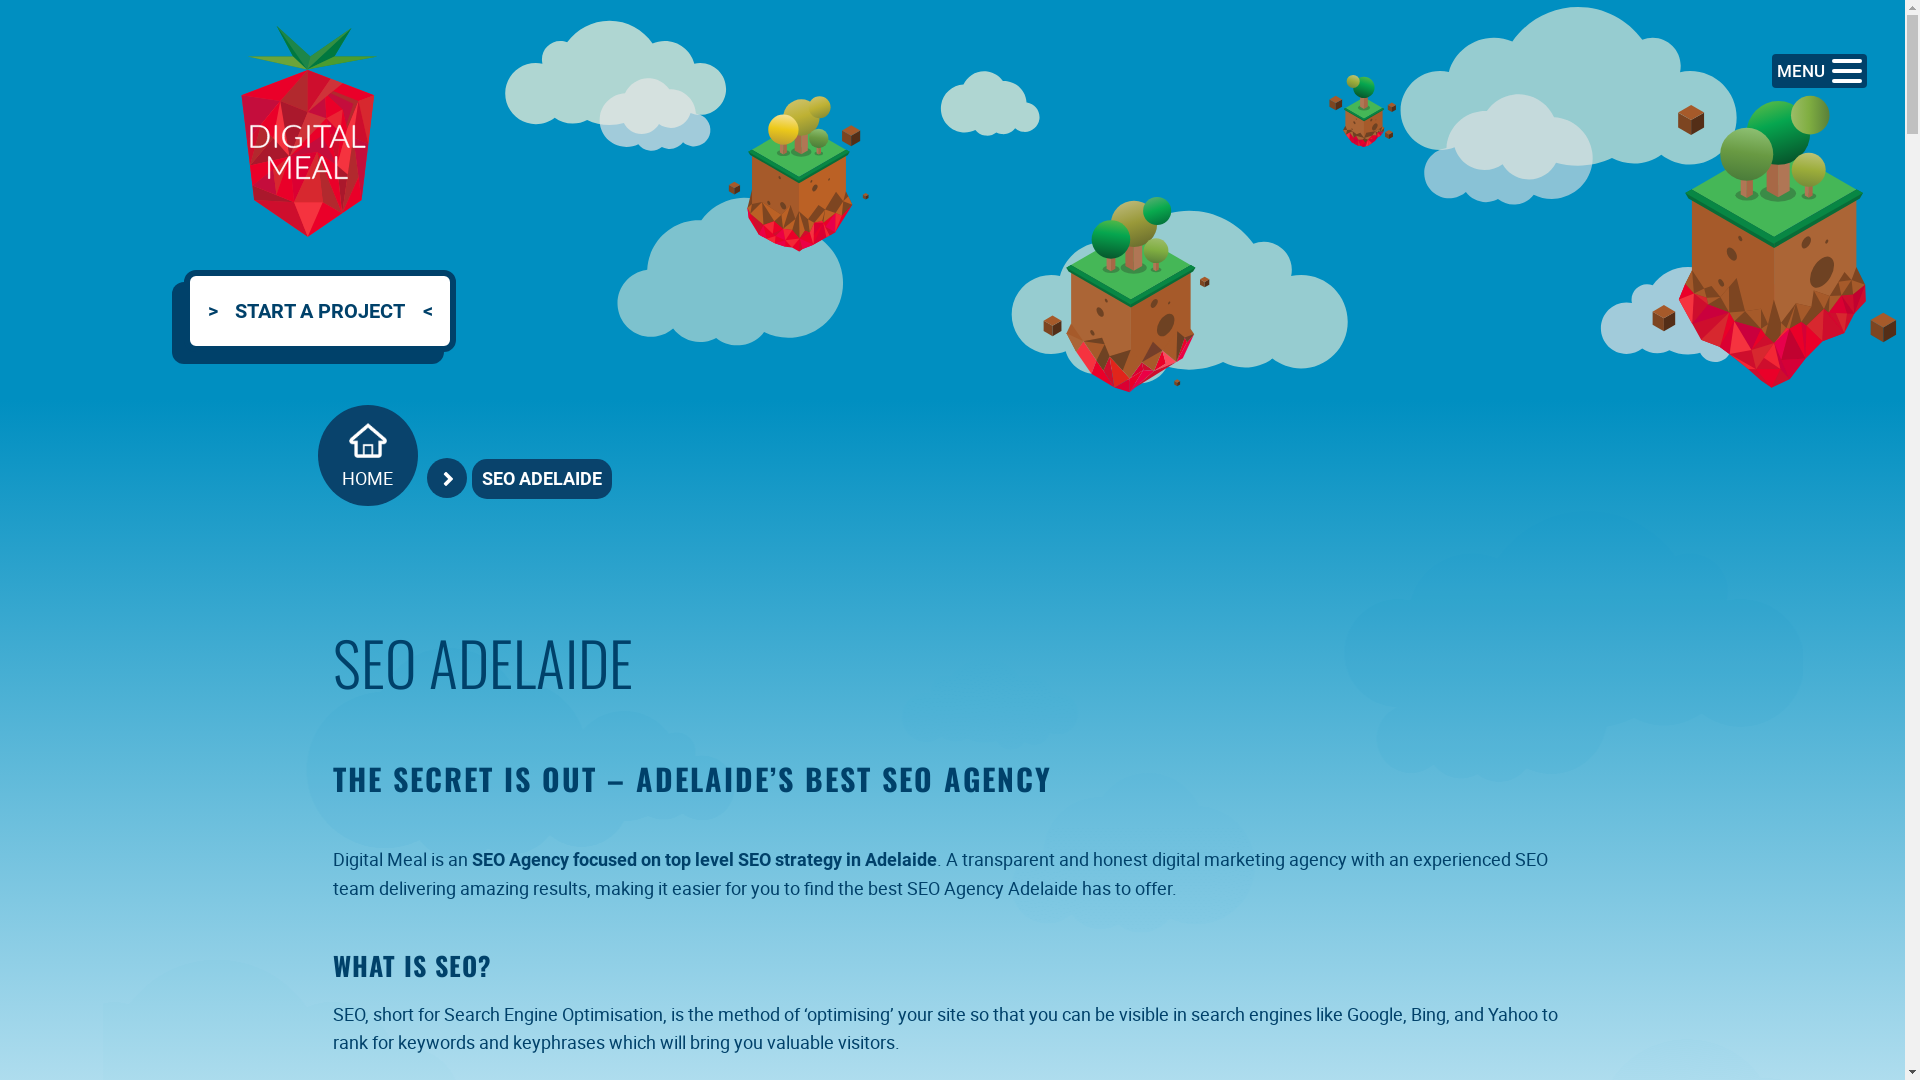 The width and height of the screenshot is (1920, 1080). What do you see at coordinates (306, 322) in the screenshot?
I see `'START A PROJECT'` at bounding box center [306, 322].